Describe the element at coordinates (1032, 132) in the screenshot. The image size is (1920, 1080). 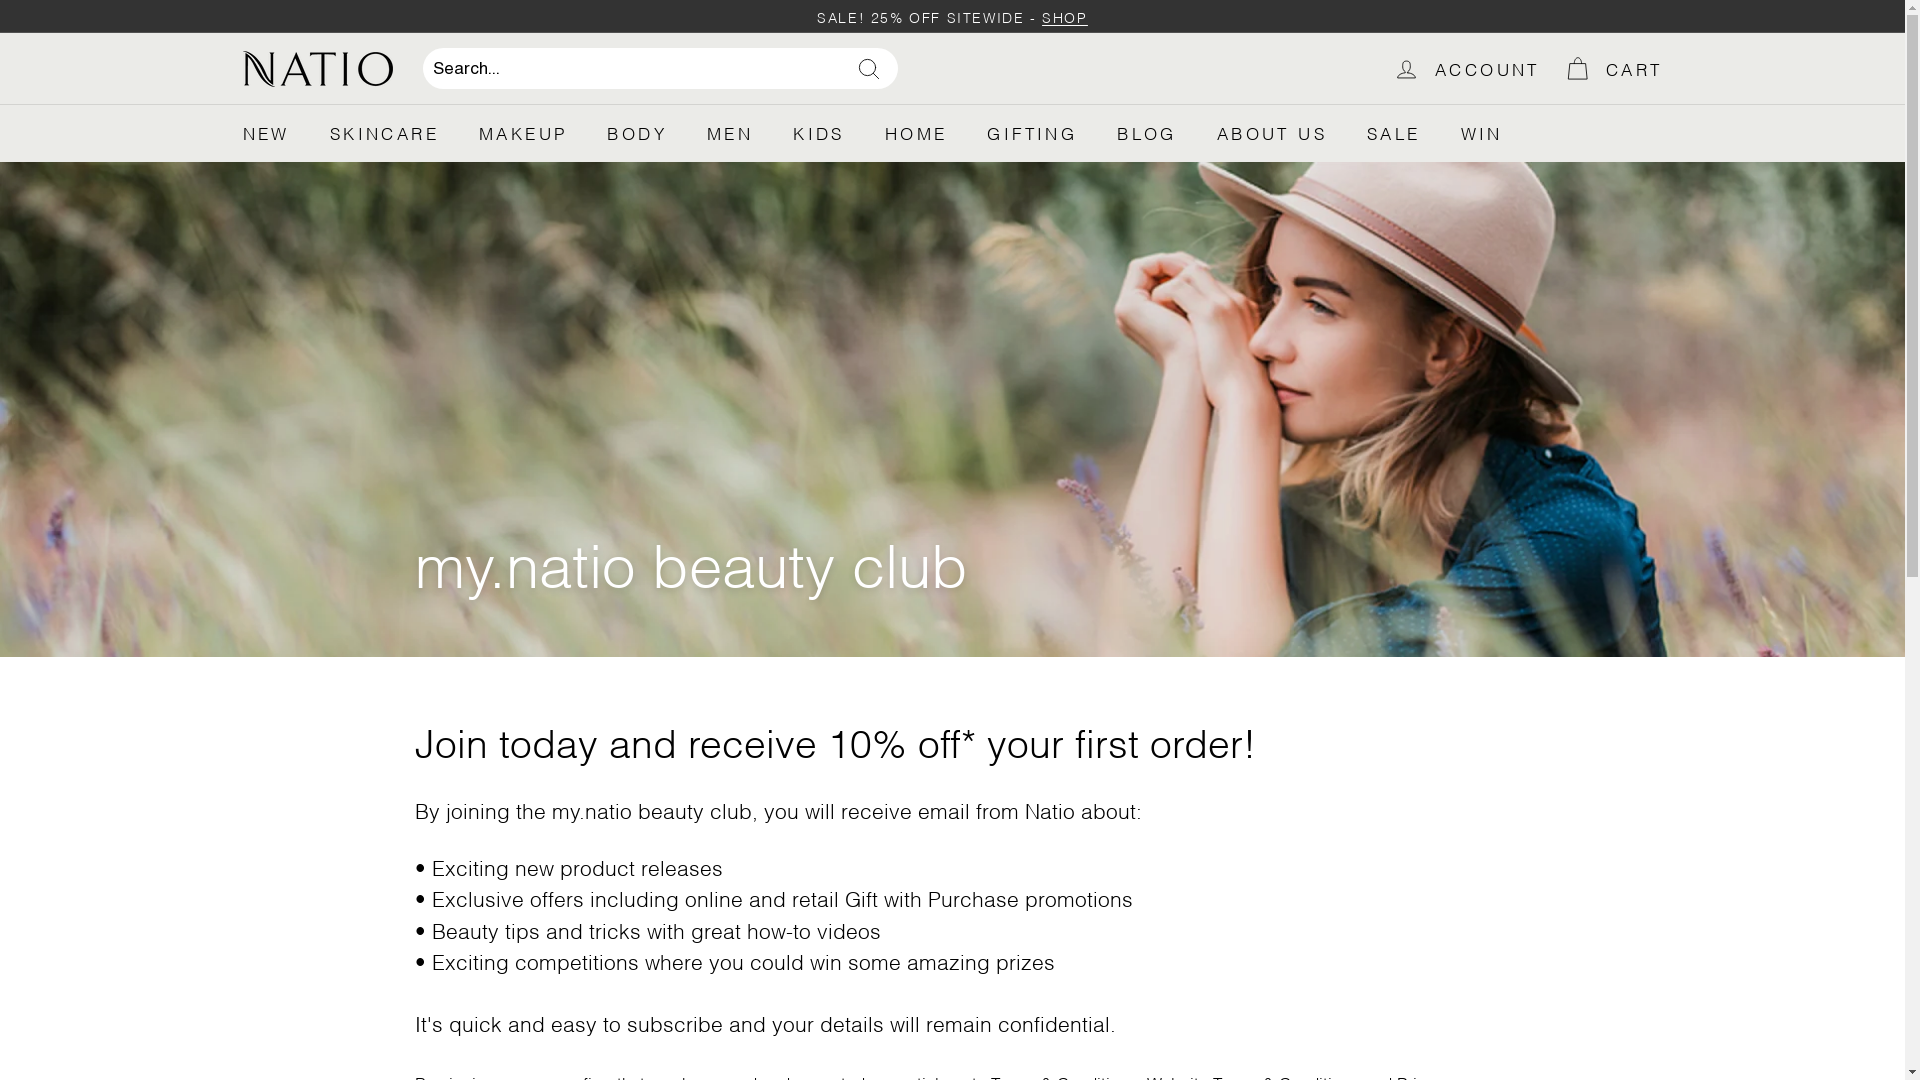
I see `'GIFTING'` at that location.